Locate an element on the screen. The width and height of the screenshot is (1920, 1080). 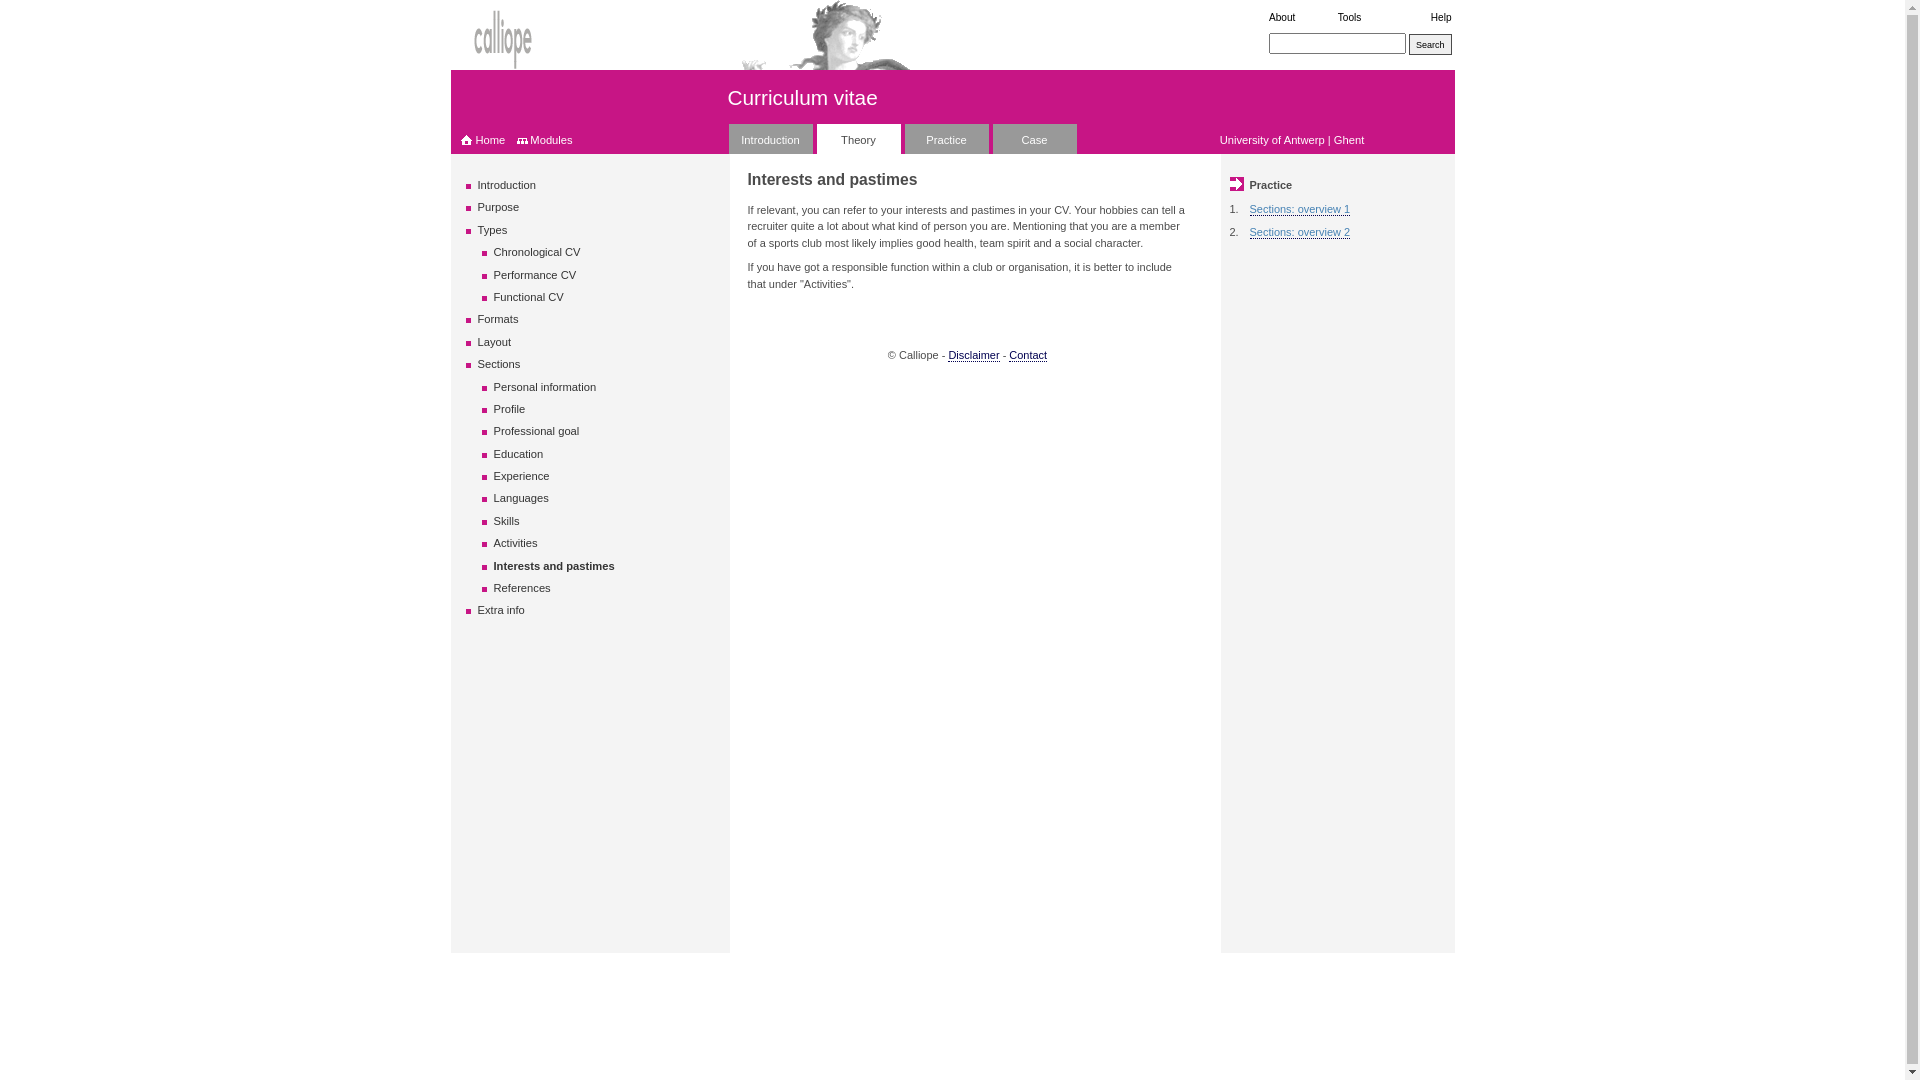
'Performance CV' is located at coordinates (535, 274).